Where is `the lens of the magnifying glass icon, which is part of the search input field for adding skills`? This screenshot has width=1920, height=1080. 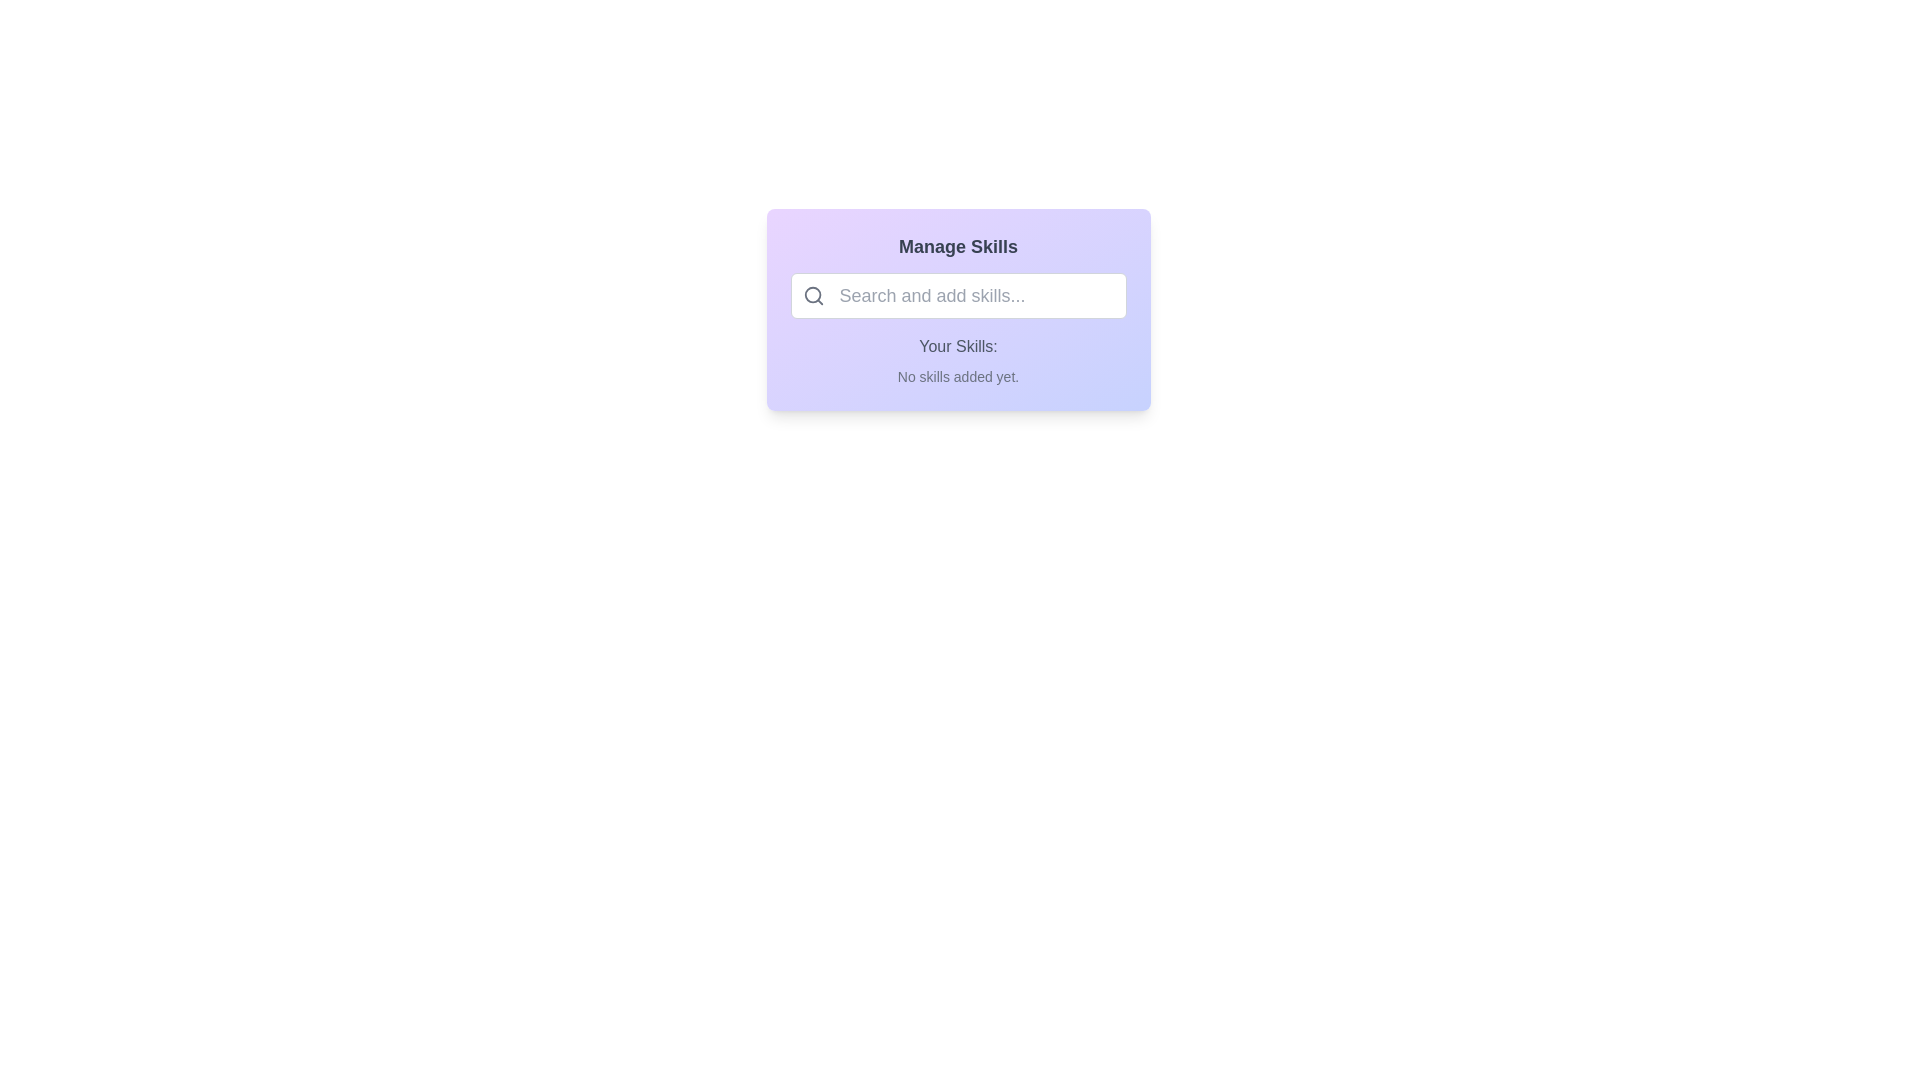 the lens of the magnifying glass icon, which is part of the search input field for adding skills is located at coordinates (812, 295).